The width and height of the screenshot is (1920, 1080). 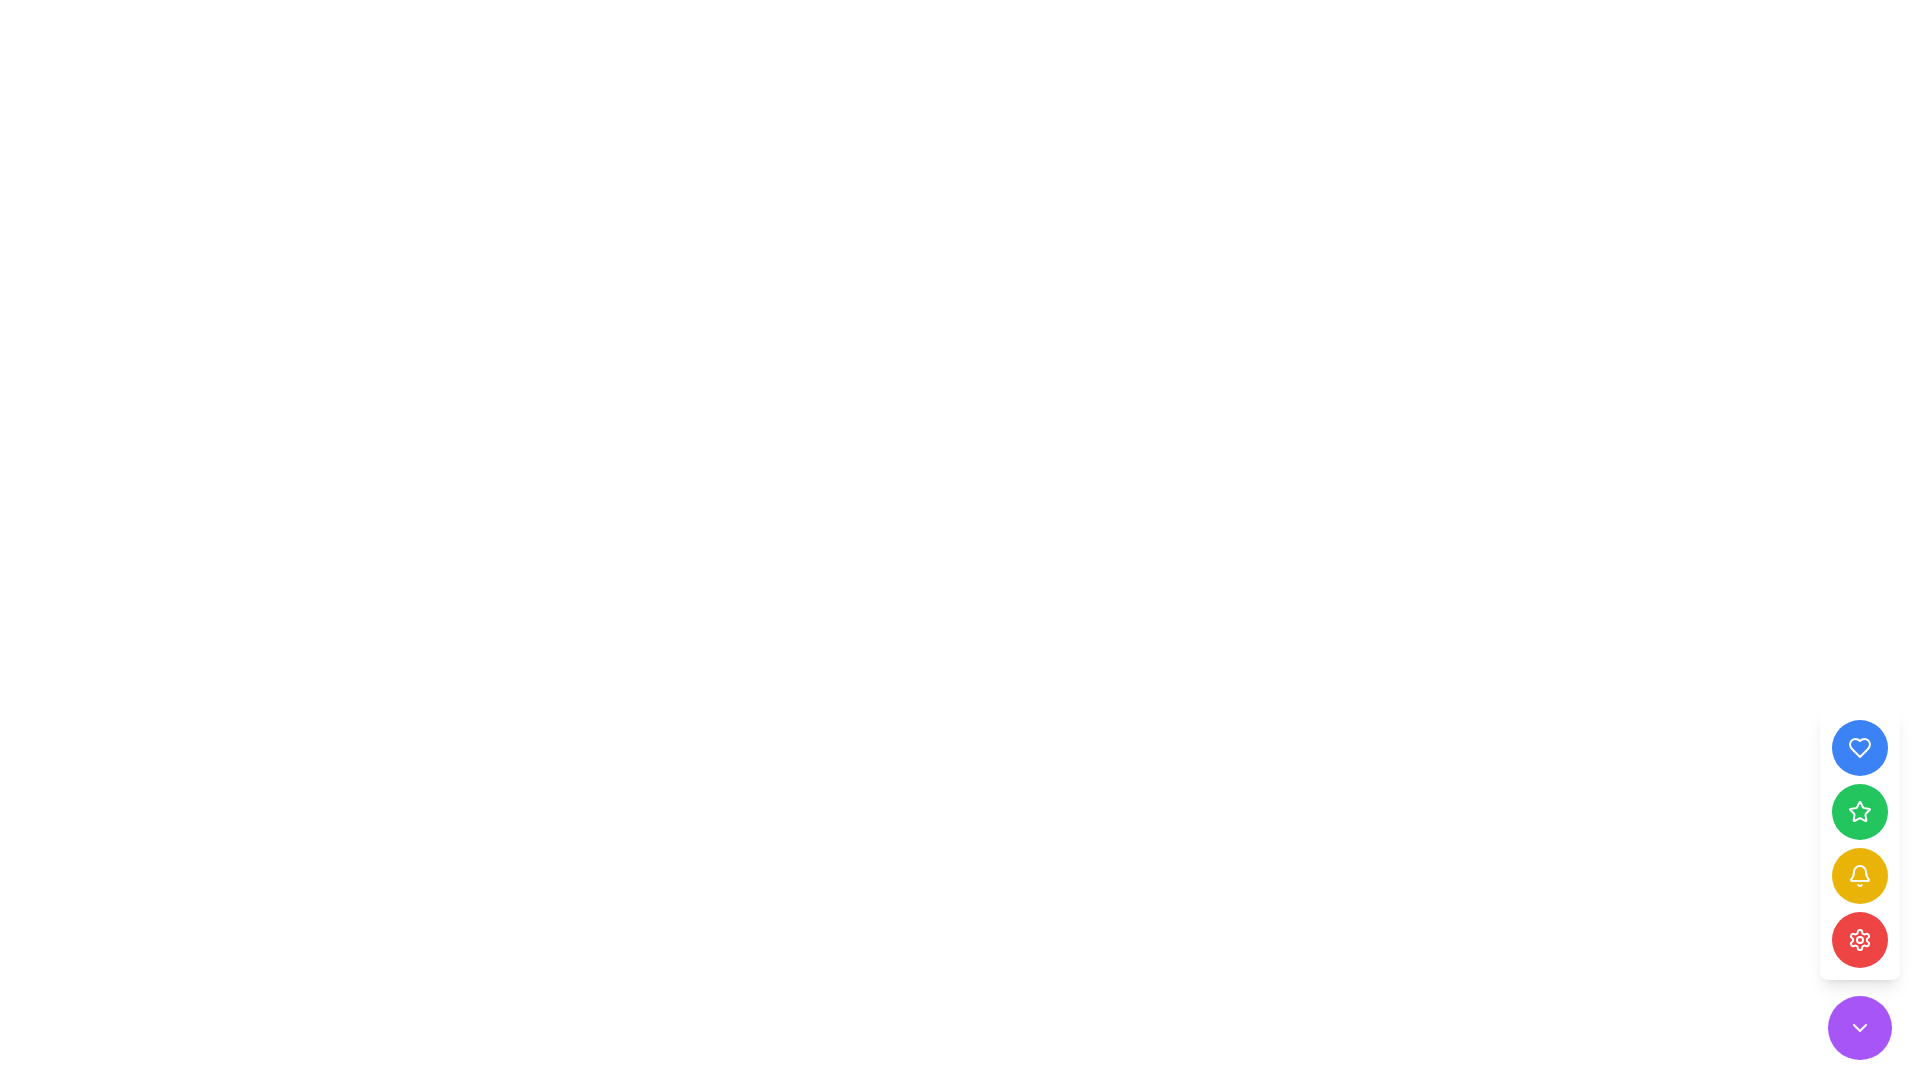 I want to click on the red circular settings button with a white cogwheel symbol, so click(x=1859, y=940).